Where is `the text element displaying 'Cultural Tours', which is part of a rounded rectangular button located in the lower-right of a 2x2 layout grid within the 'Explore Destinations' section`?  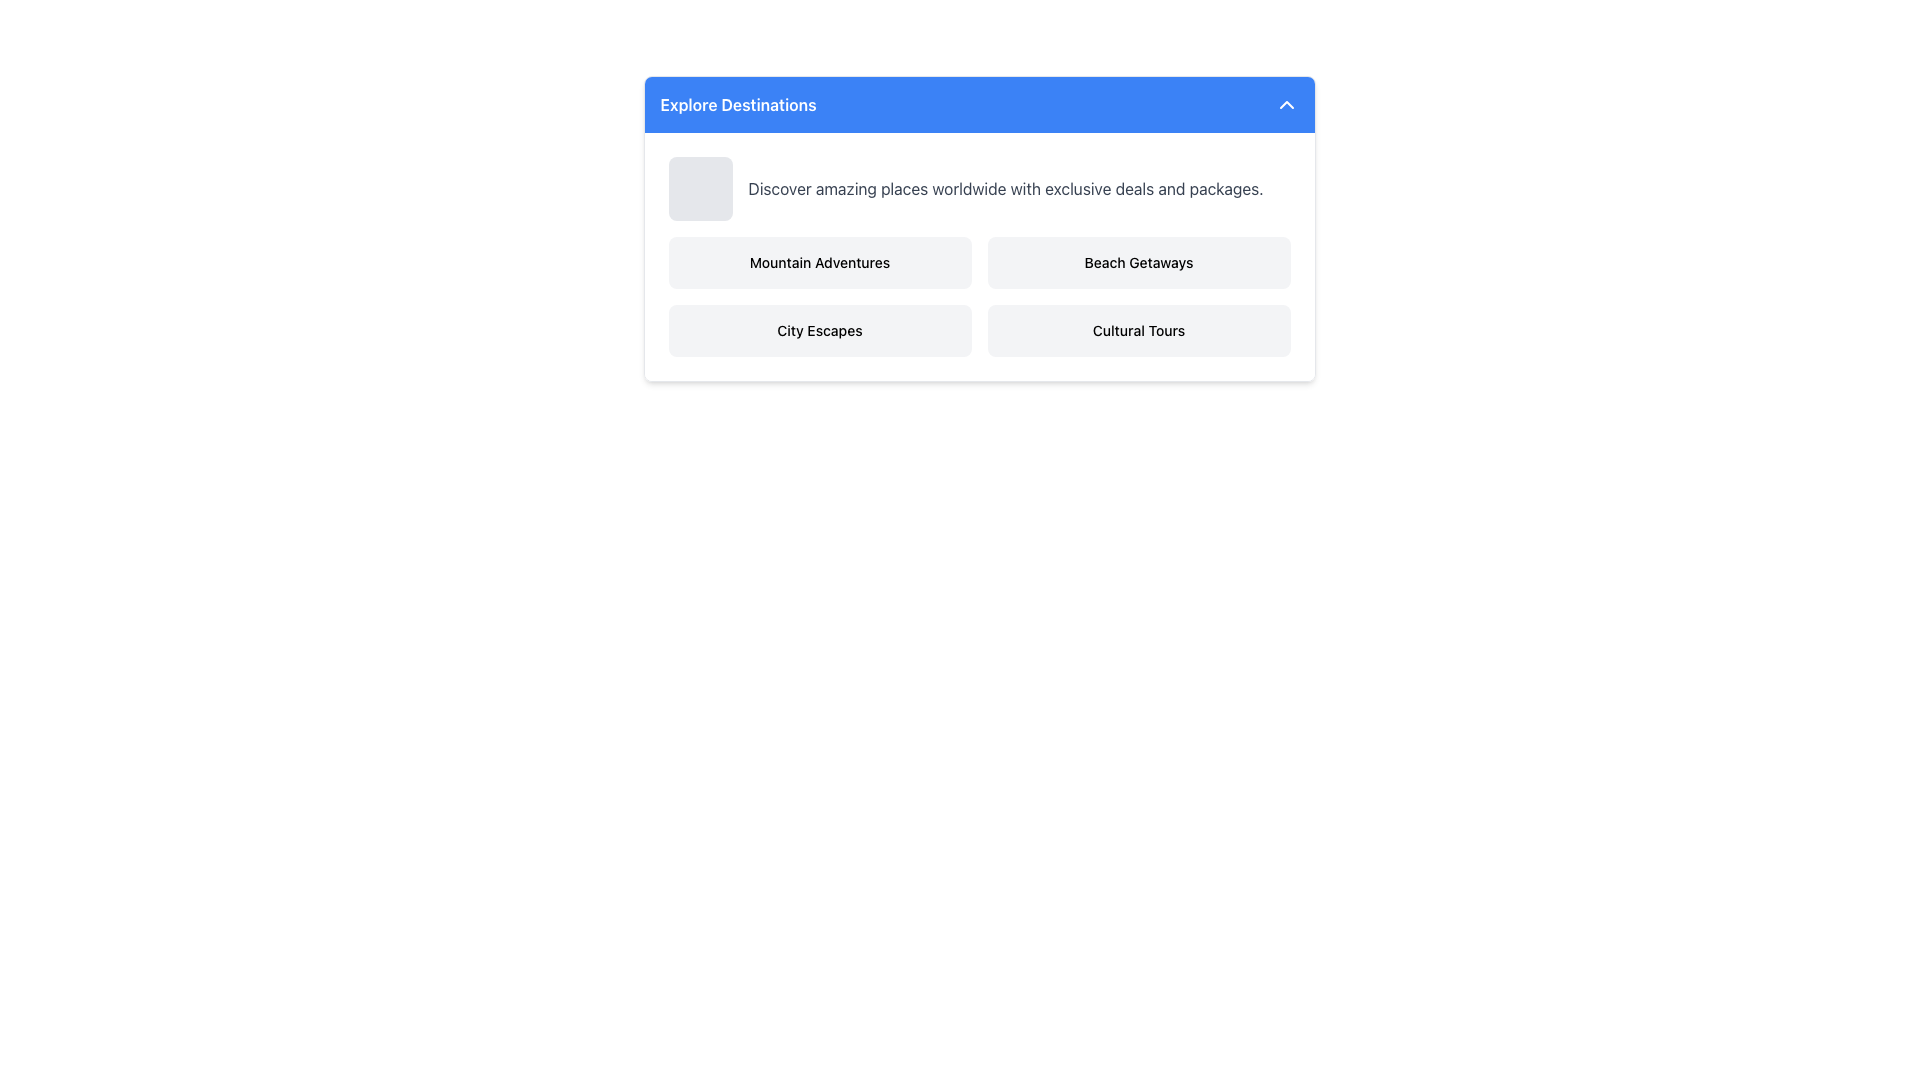
the text element displaying 'Cultural Tours', which is part of a rounded rectangular button located in the lower-right of a 2x2 layout grid within the 'Explore Destinations' section is located at coordinates (1138, 330).